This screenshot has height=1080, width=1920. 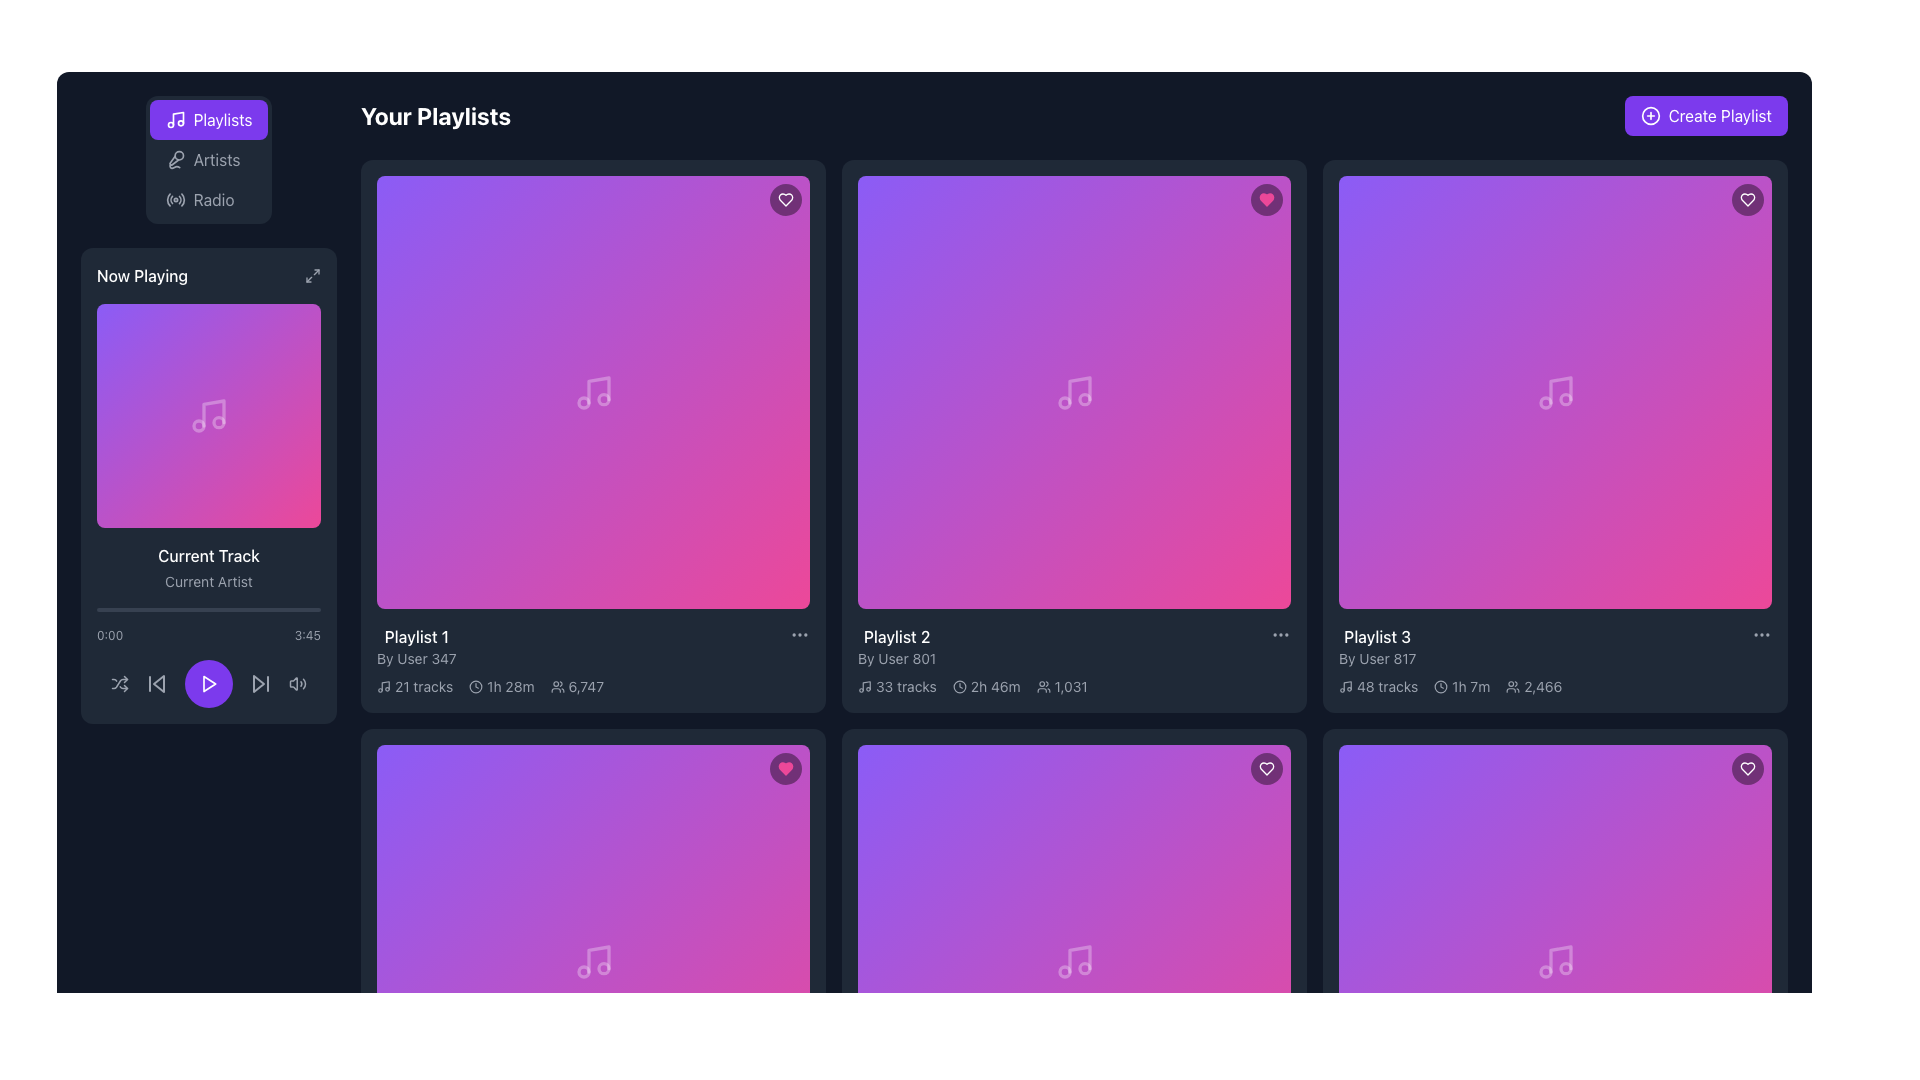 What do you see at coordinates (958, 685) in the screenshot?
I see `the Clock icon located within the 'Playlist 2' card, which indicates the duration of the playlist` at bounding box center [958, 685].